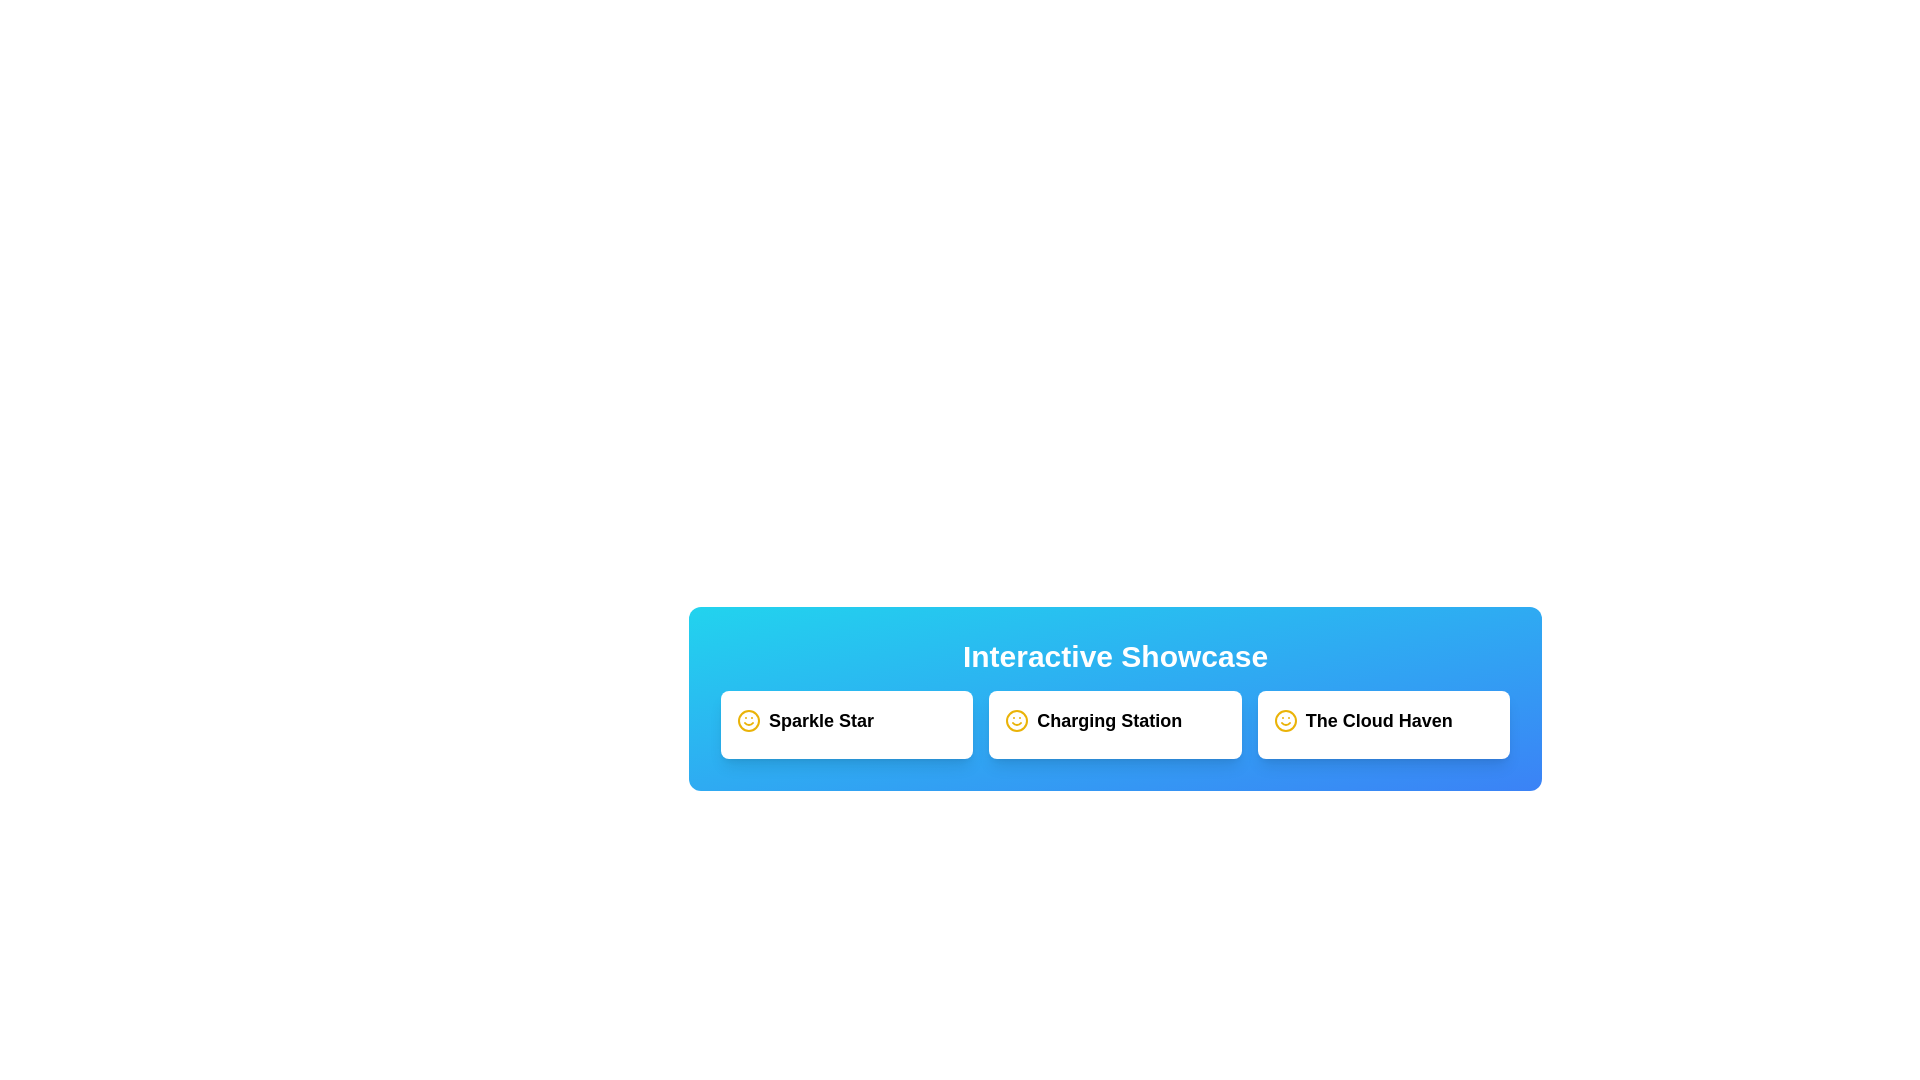 This screenshot has height=1080, width=1920. I want to click on the second card in the three-card layout, which features a white background with rounded corners and contains a yellow smiley face icon alongside the bold text 'Charging Station', so click(1114, 725).